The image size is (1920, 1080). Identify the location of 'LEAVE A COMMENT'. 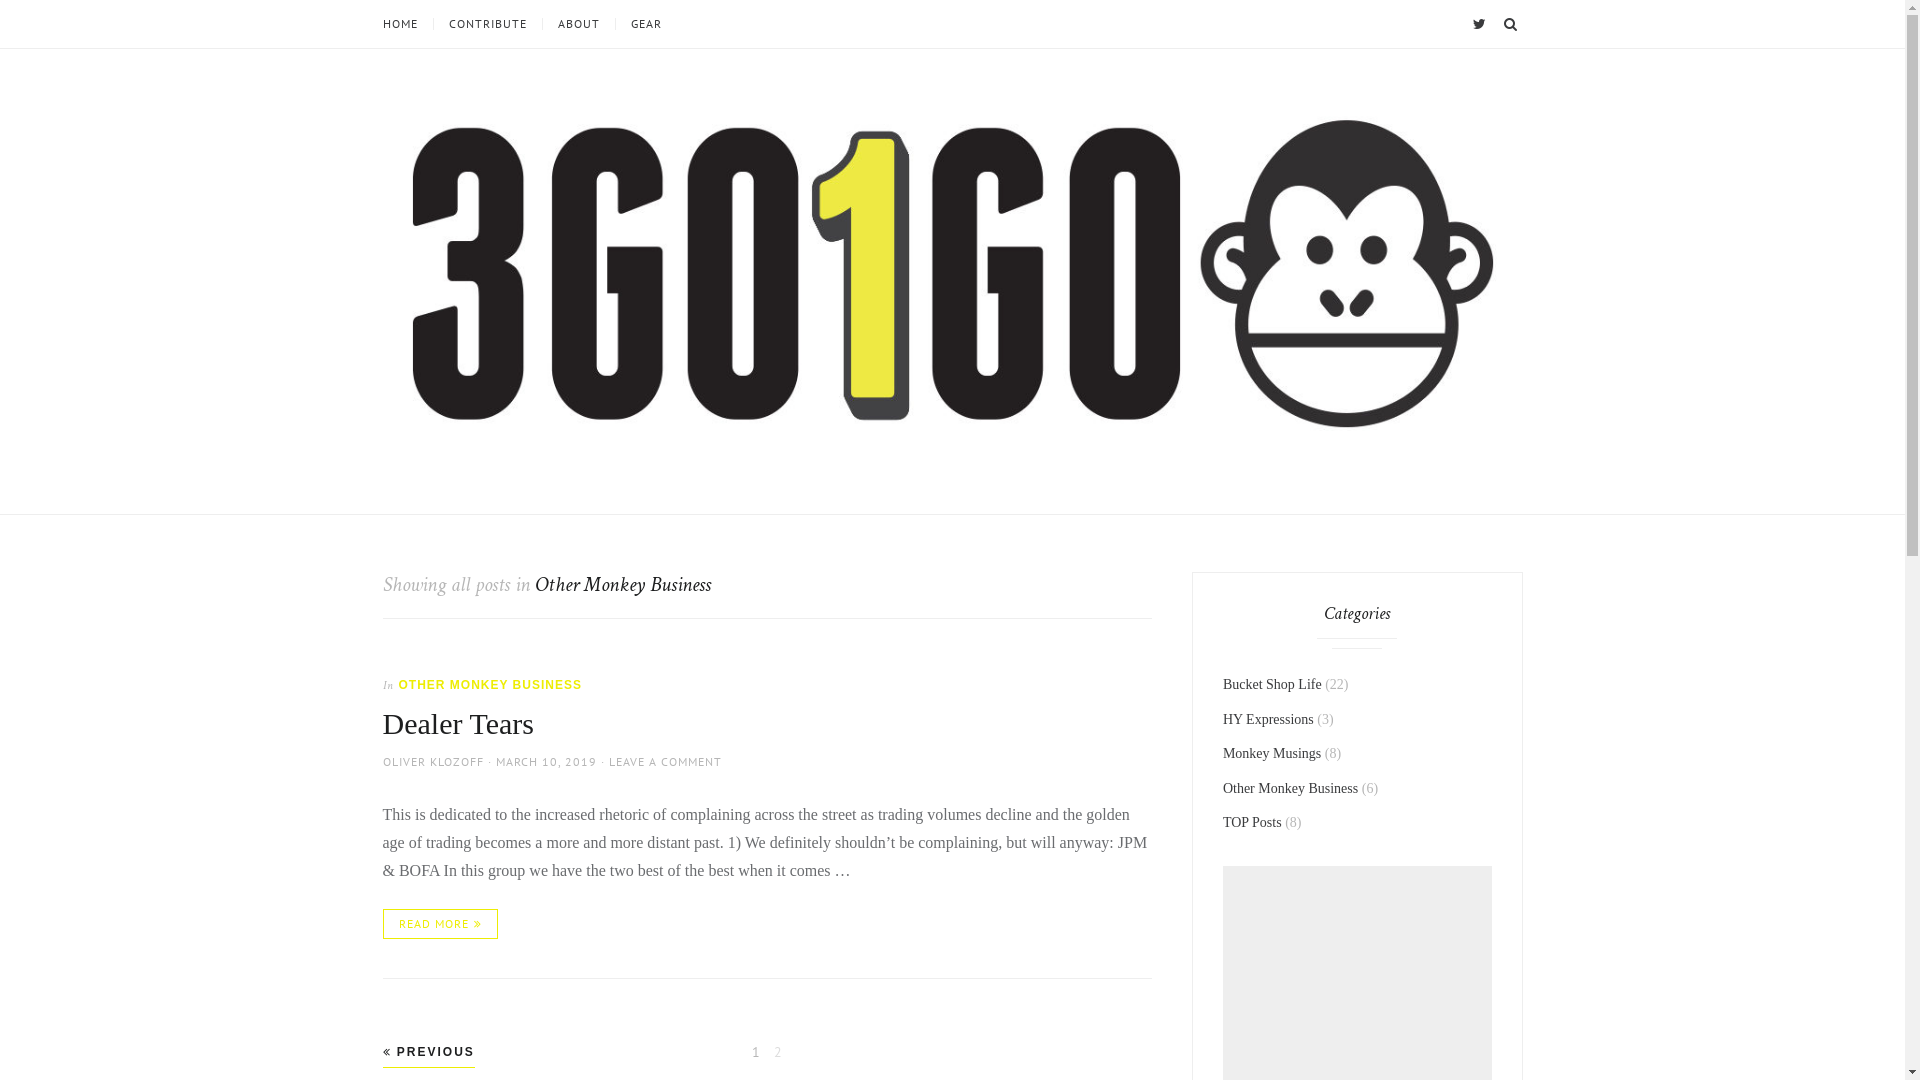
(664, 761).